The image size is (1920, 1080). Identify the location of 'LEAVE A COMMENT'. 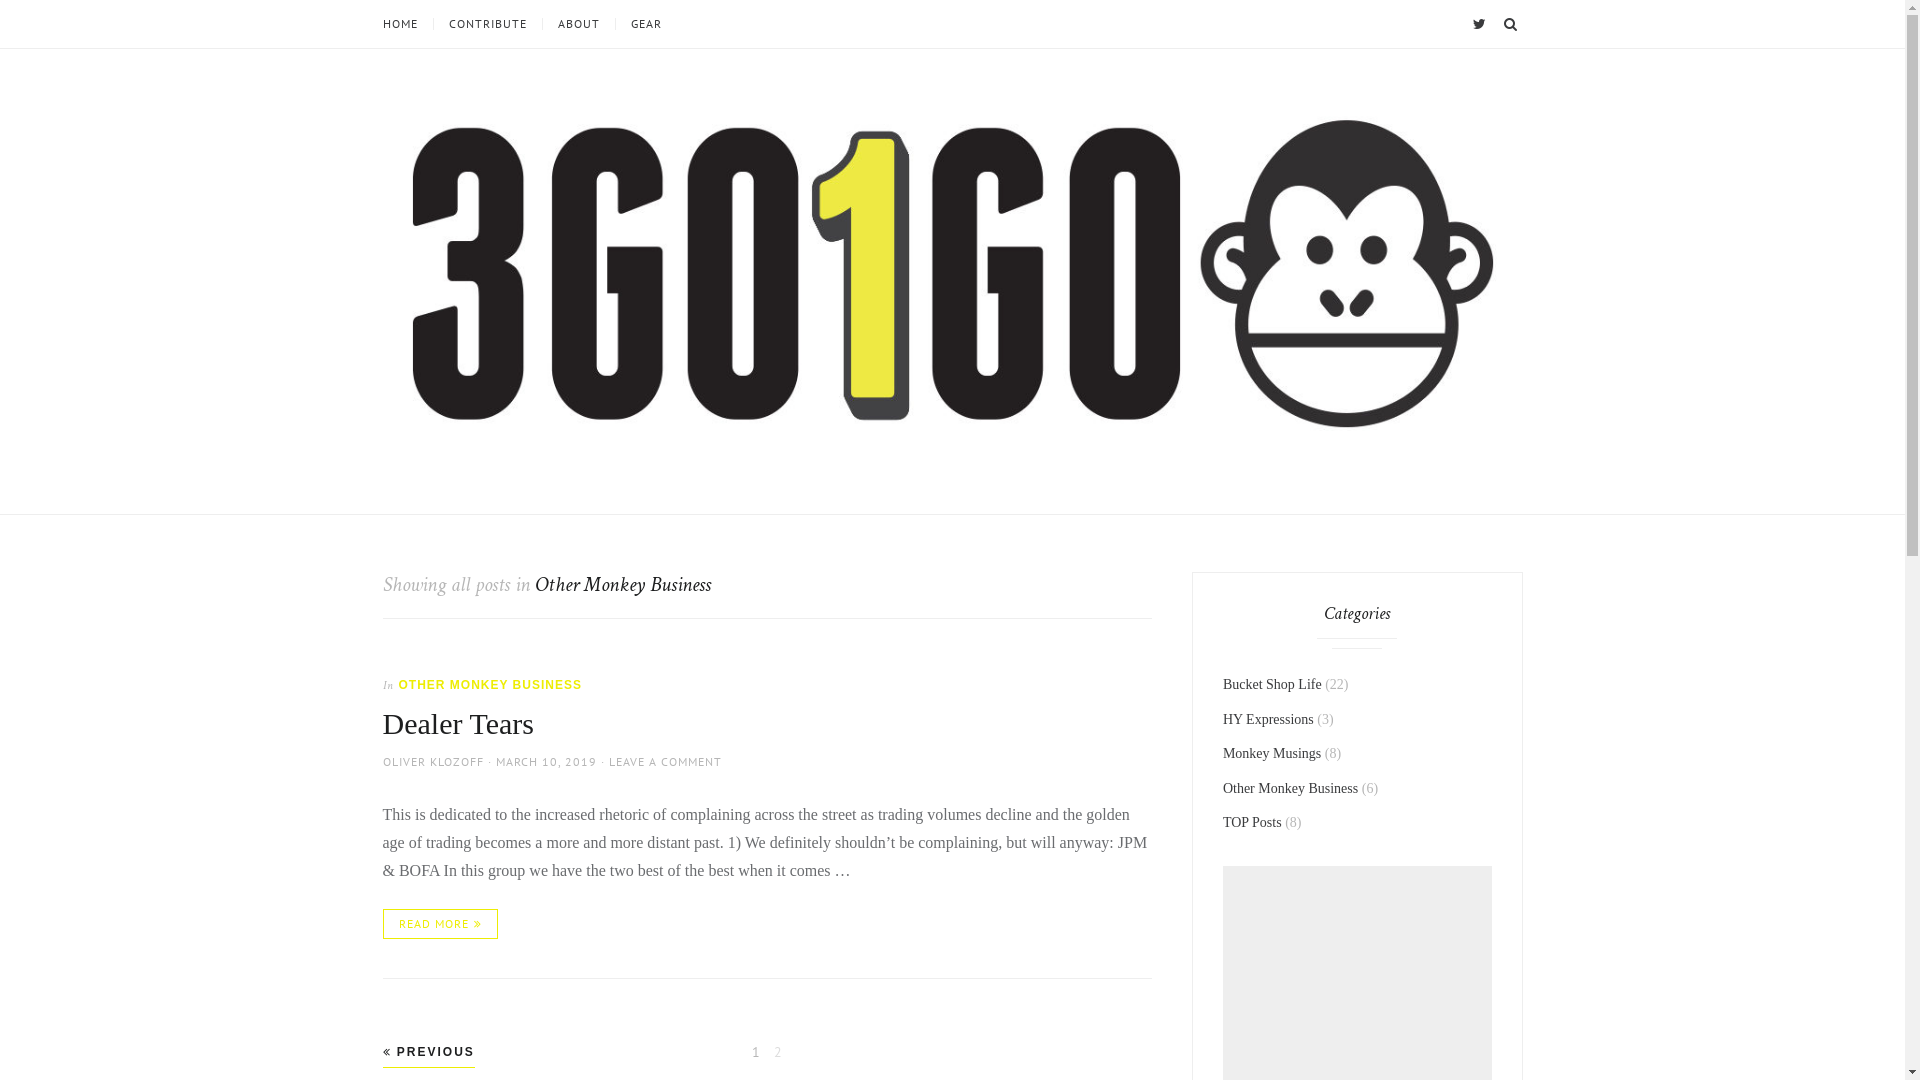
(664, 761).